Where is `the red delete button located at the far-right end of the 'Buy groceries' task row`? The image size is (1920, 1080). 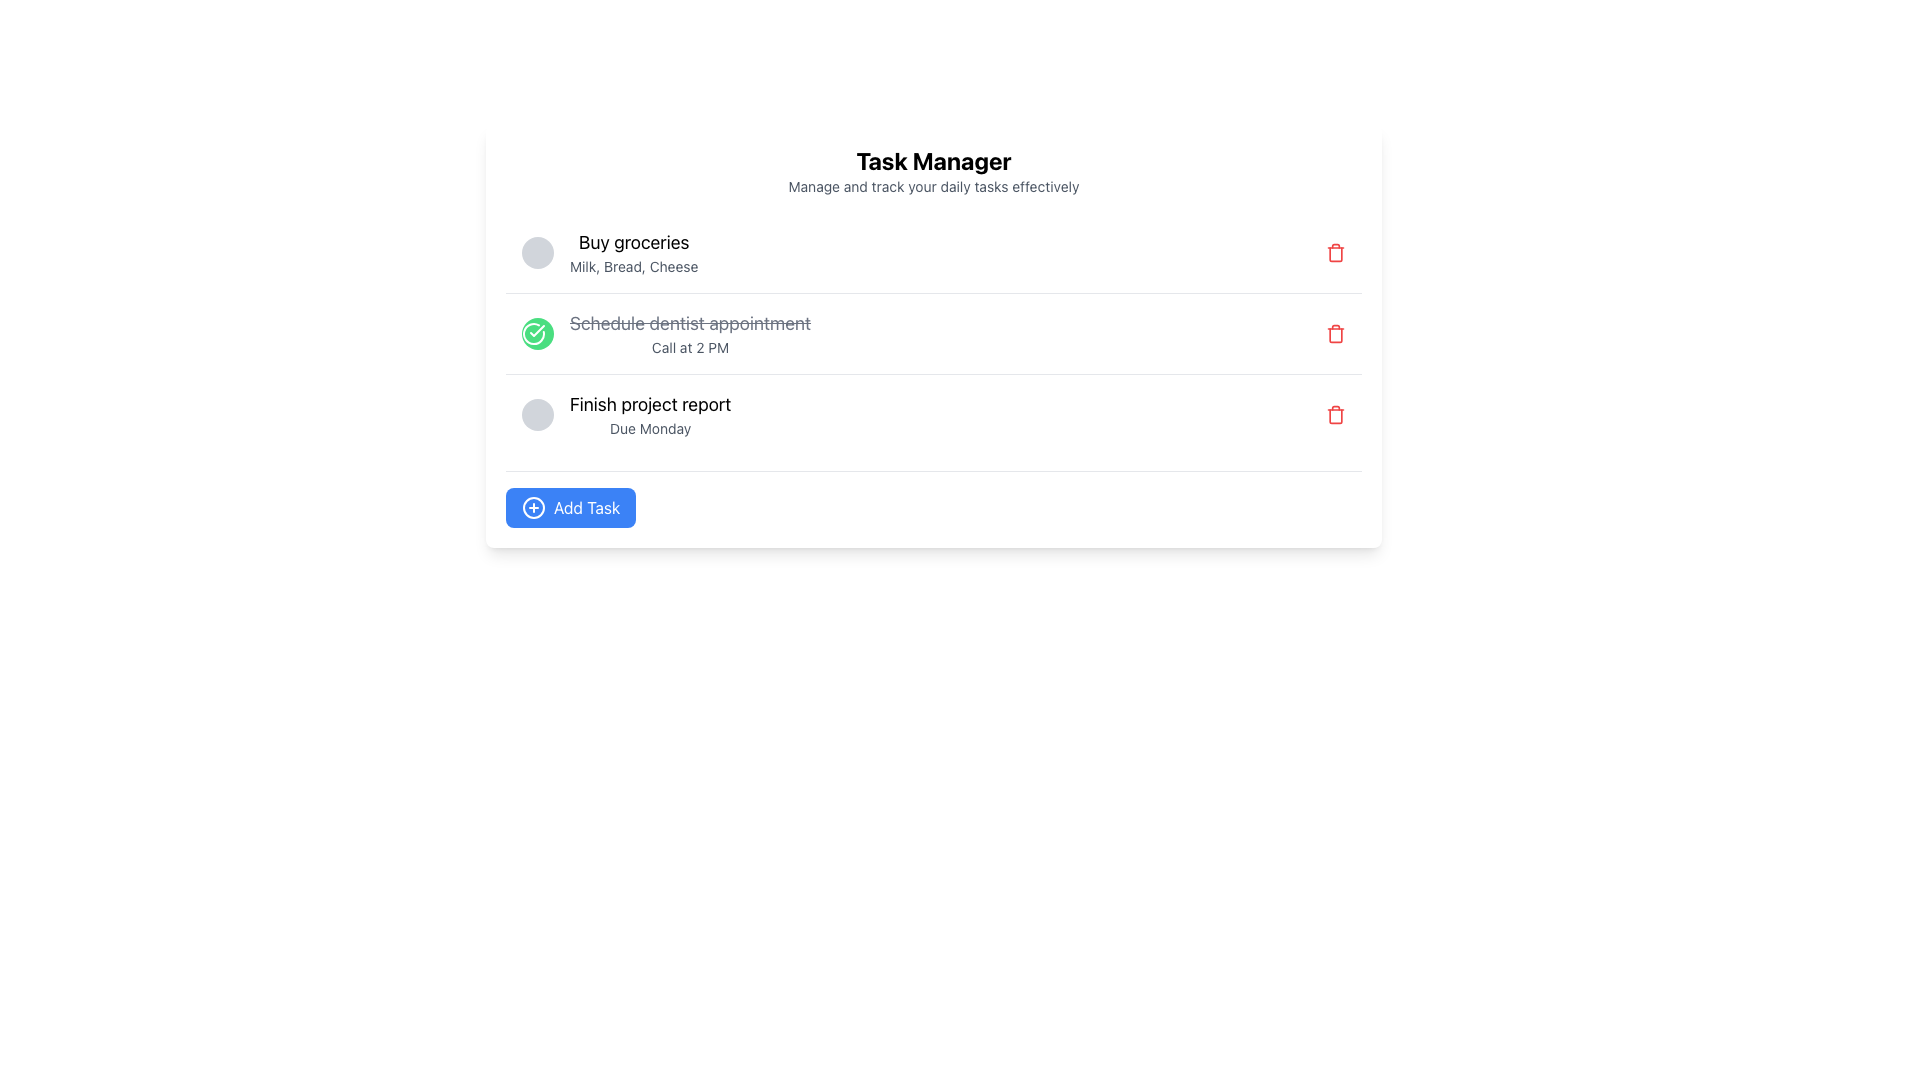 the red delete button located at the far-right end of the 'Buy groceries' task row is located at coordinates (1335, 252).